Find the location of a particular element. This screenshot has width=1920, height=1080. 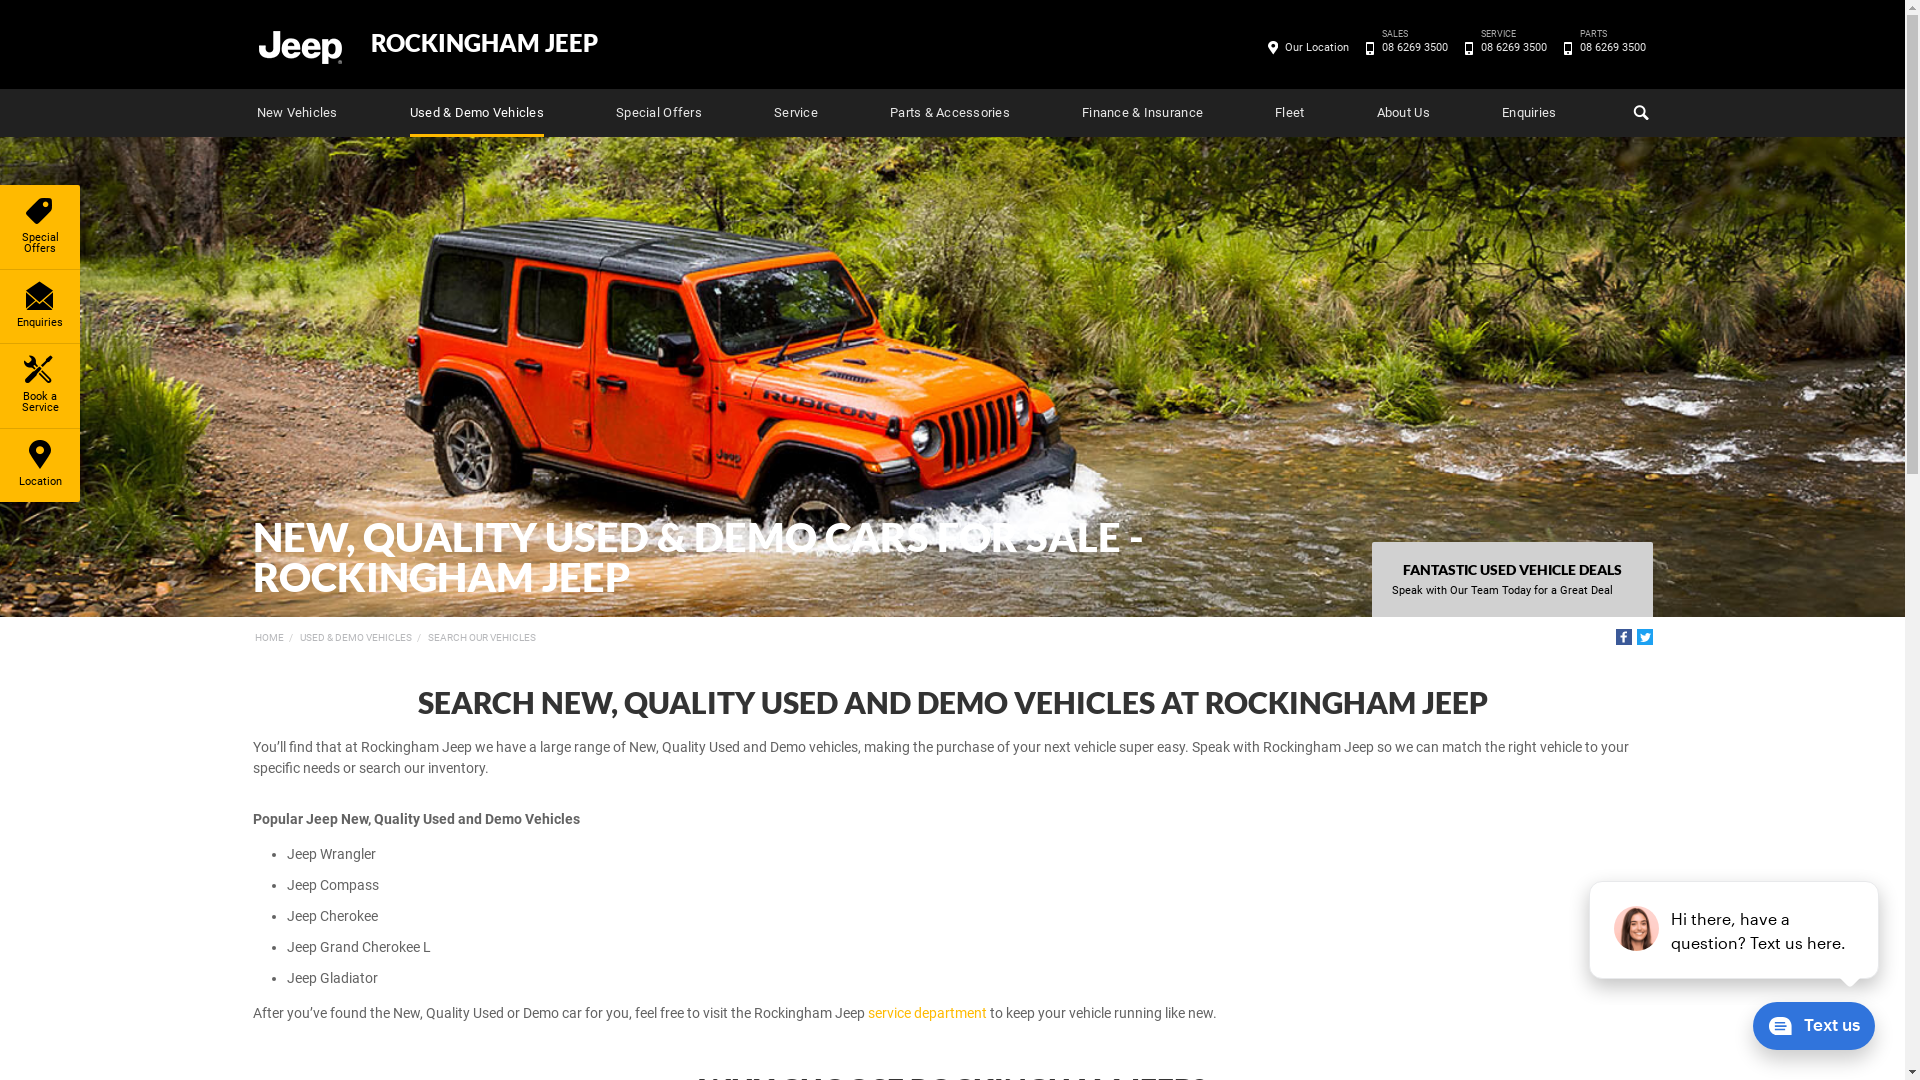

'SEARCH OUR VEHICLES' is located at coordinates (481, 637).